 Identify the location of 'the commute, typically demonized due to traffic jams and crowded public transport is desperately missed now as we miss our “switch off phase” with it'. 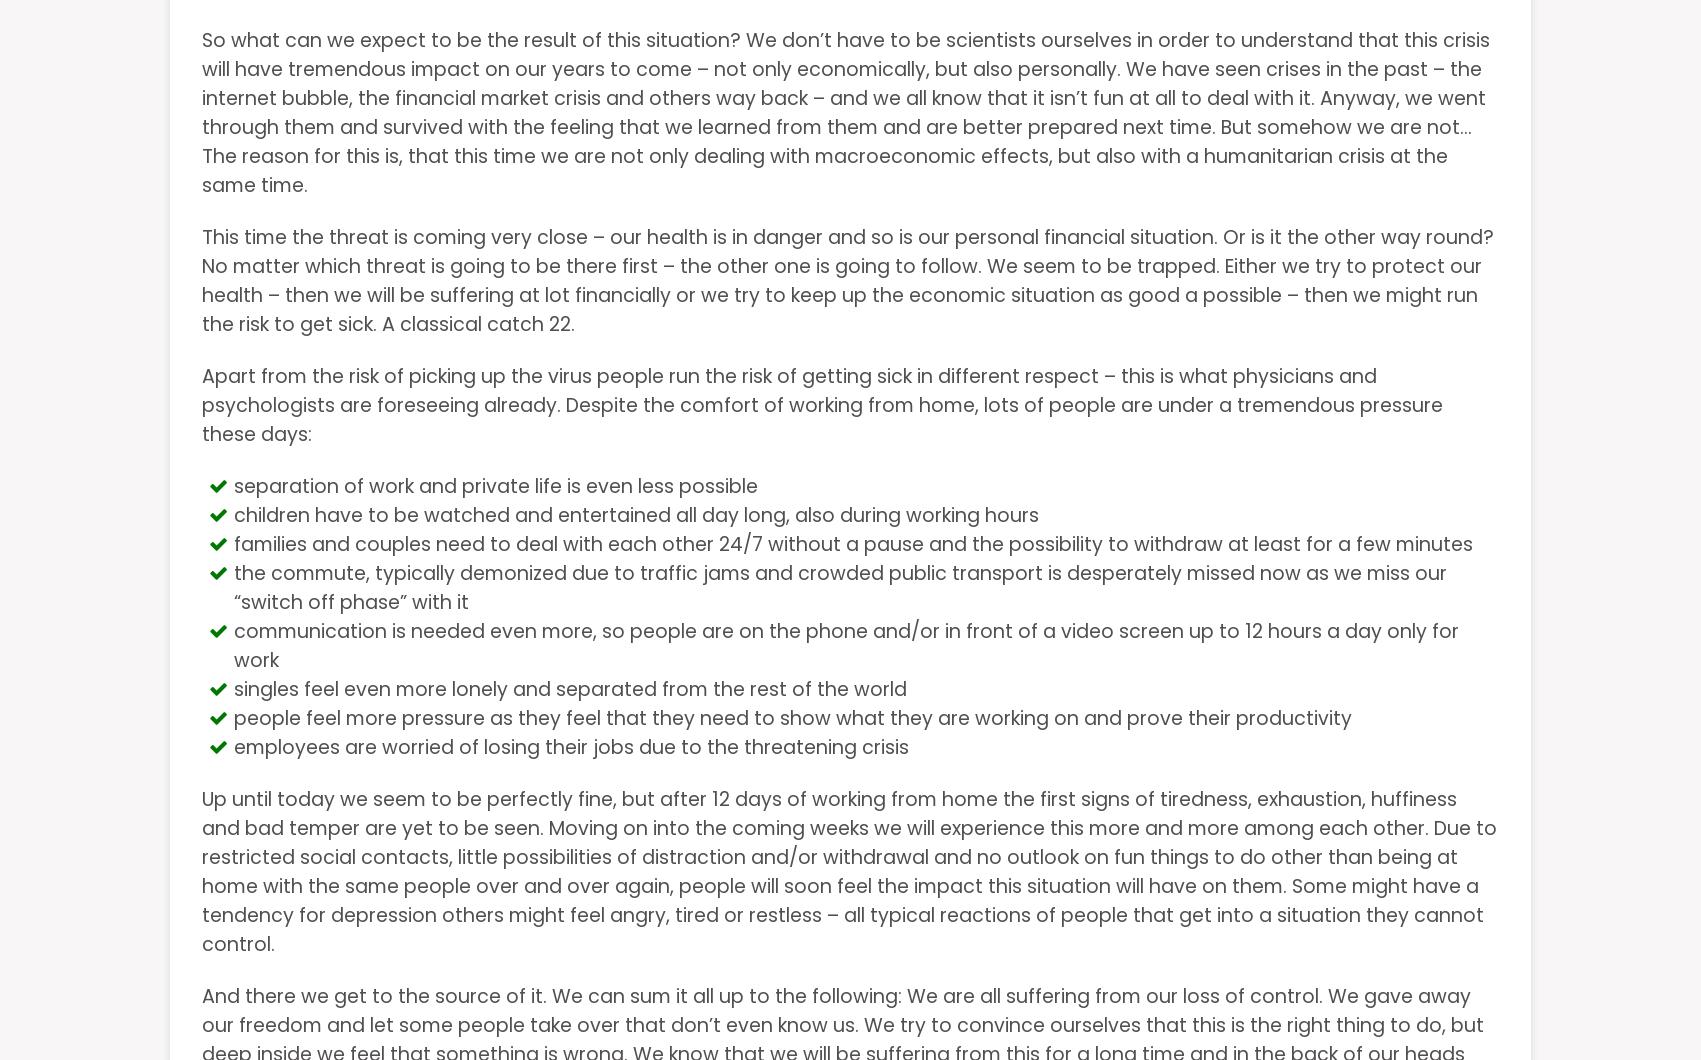
(840, 587).